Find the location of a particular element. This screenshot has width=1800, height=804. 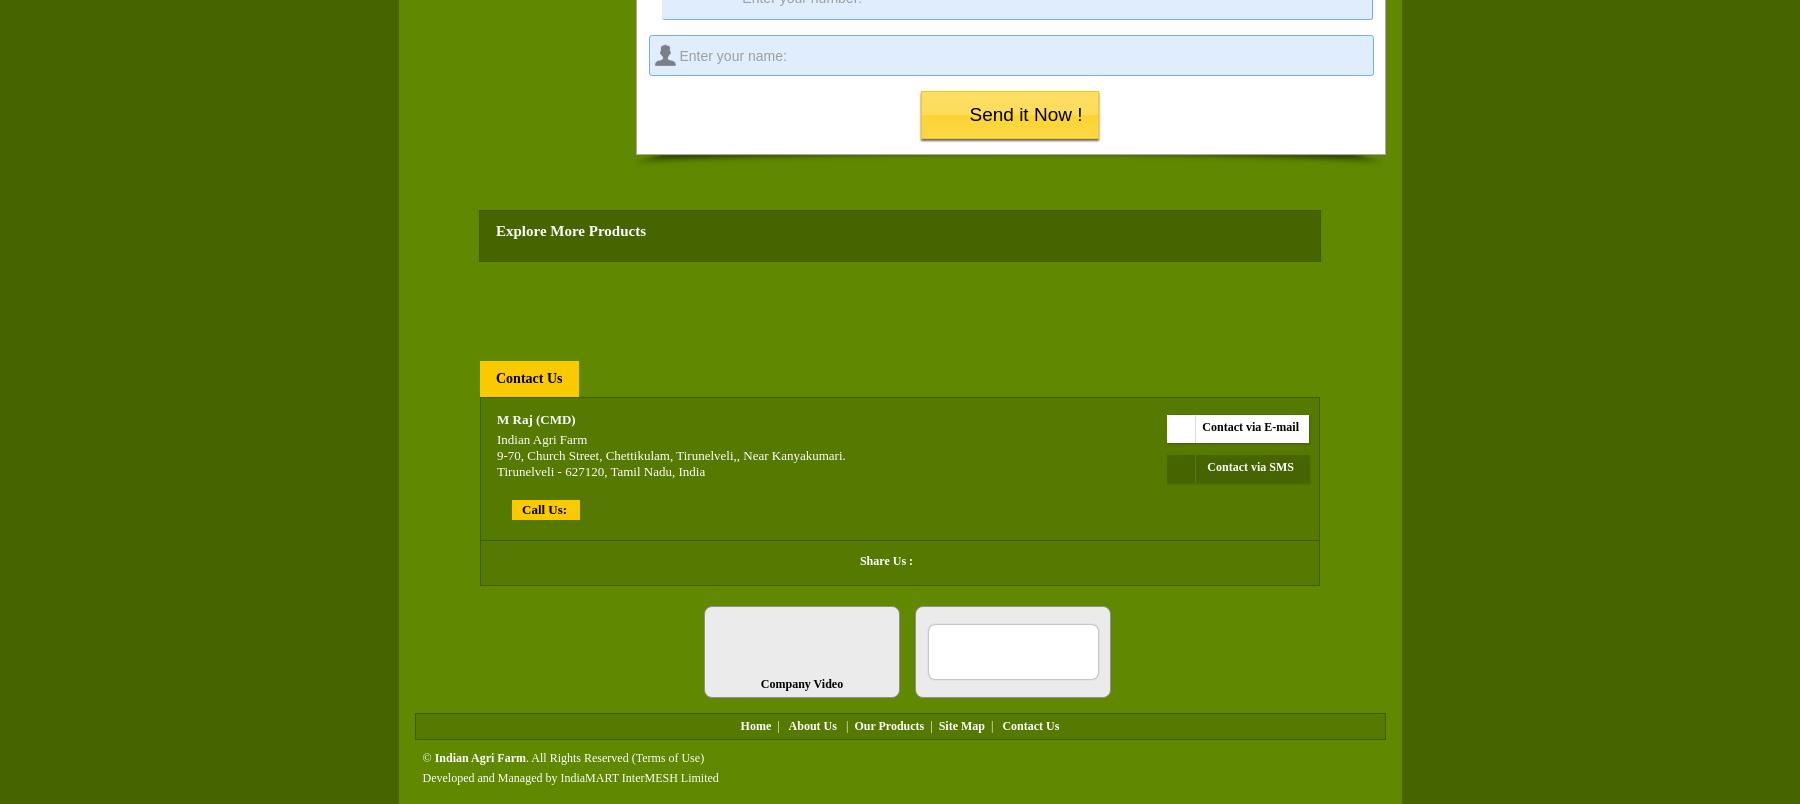

'Share Us :' is located at coordinates (885, 560).